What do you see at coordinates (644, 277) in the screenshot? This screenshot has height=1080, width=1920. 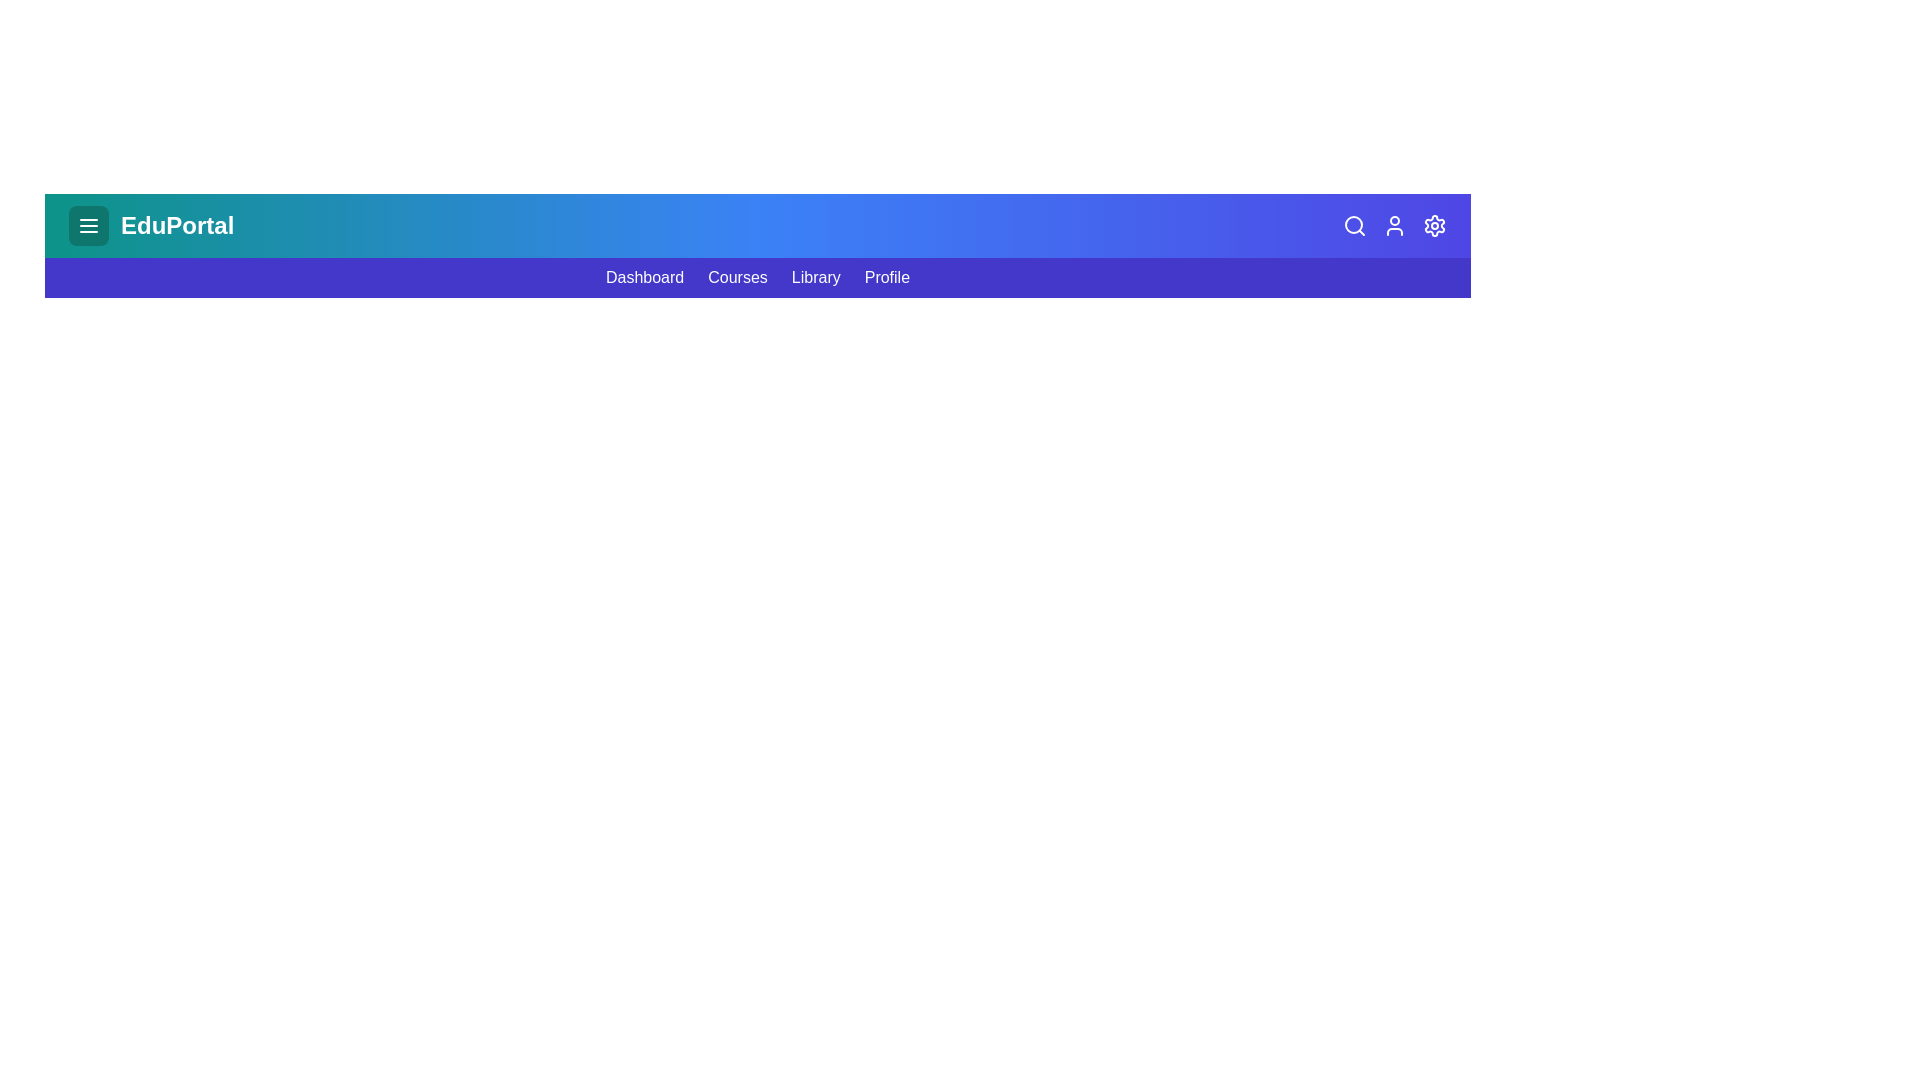 I see `the navigation link Dashboard in the menu bar` at bounding box center [644, 277].